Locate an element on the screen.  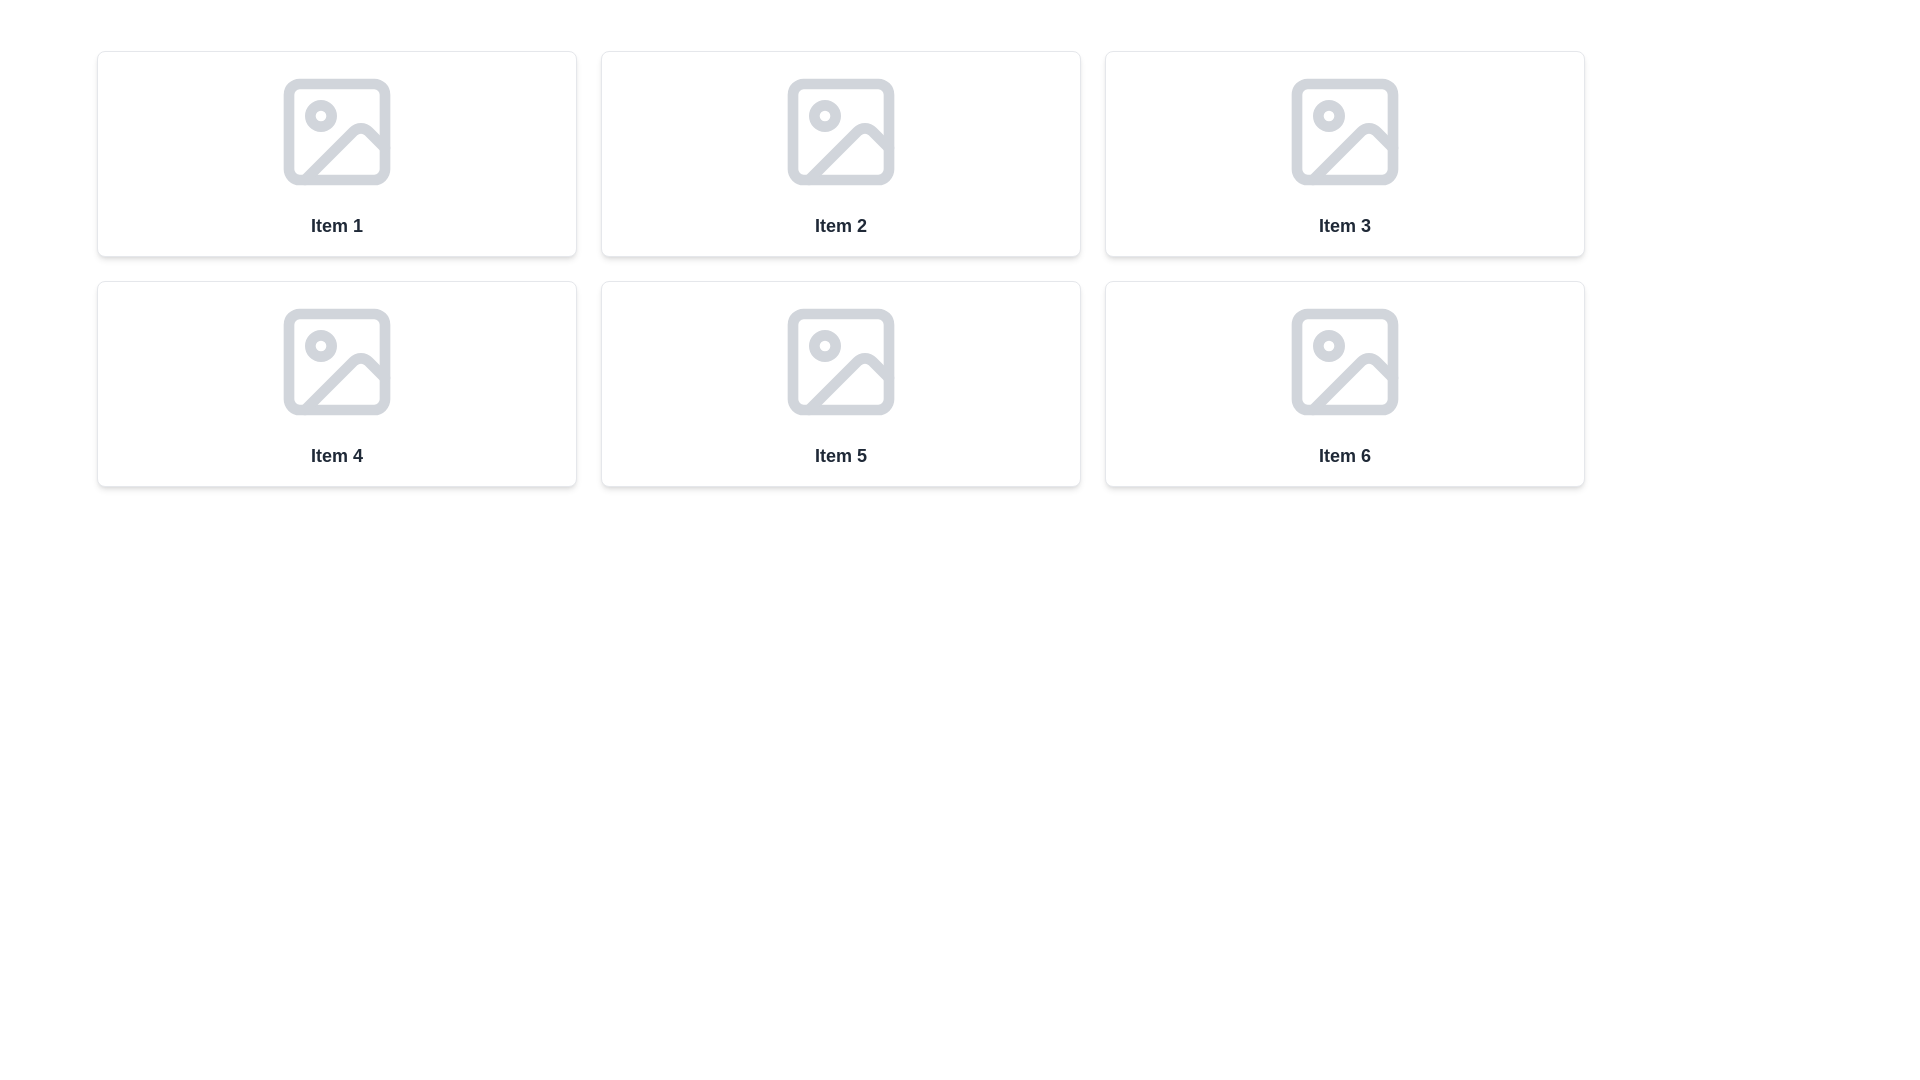
the Card component labeled 'Item 6' located in the bottom-right of a grid layout is located at coordinates (1344, 384).